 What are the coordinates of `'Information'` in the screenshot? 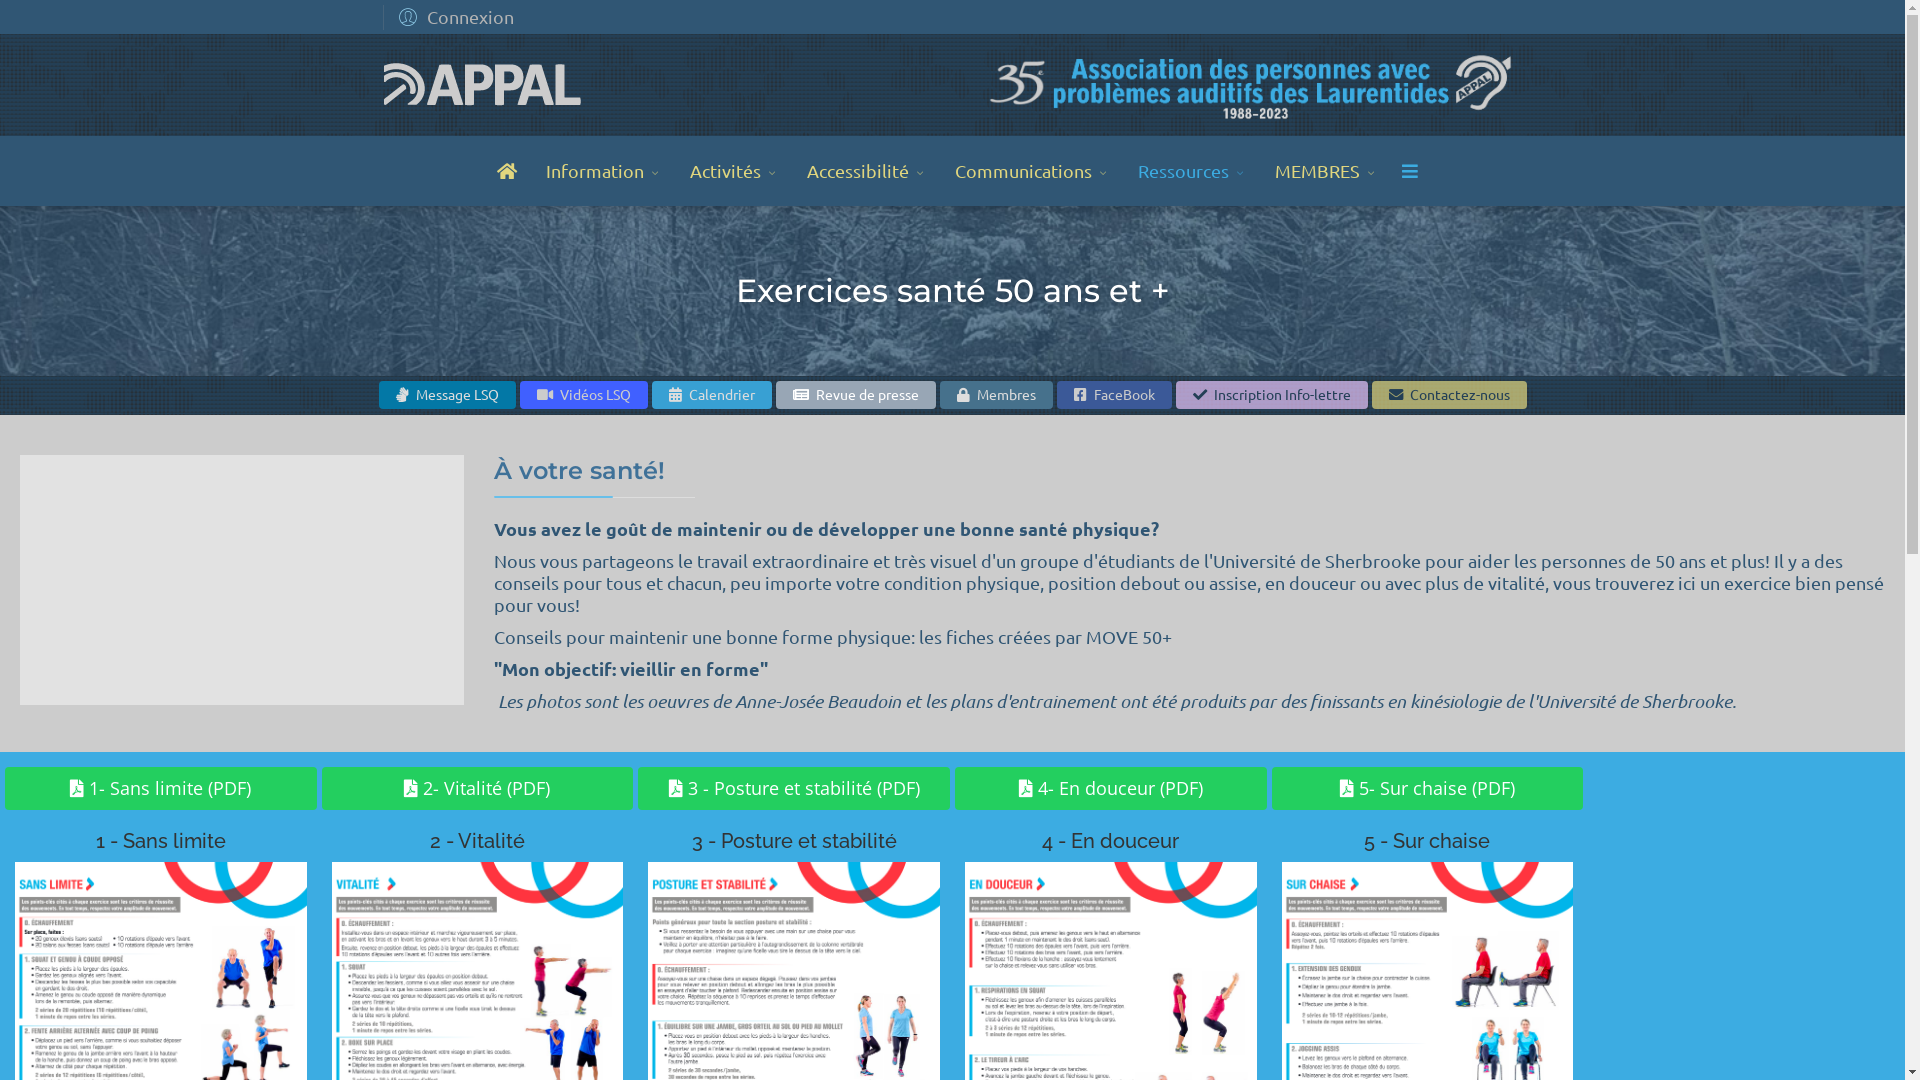 It's located at (604, 169).